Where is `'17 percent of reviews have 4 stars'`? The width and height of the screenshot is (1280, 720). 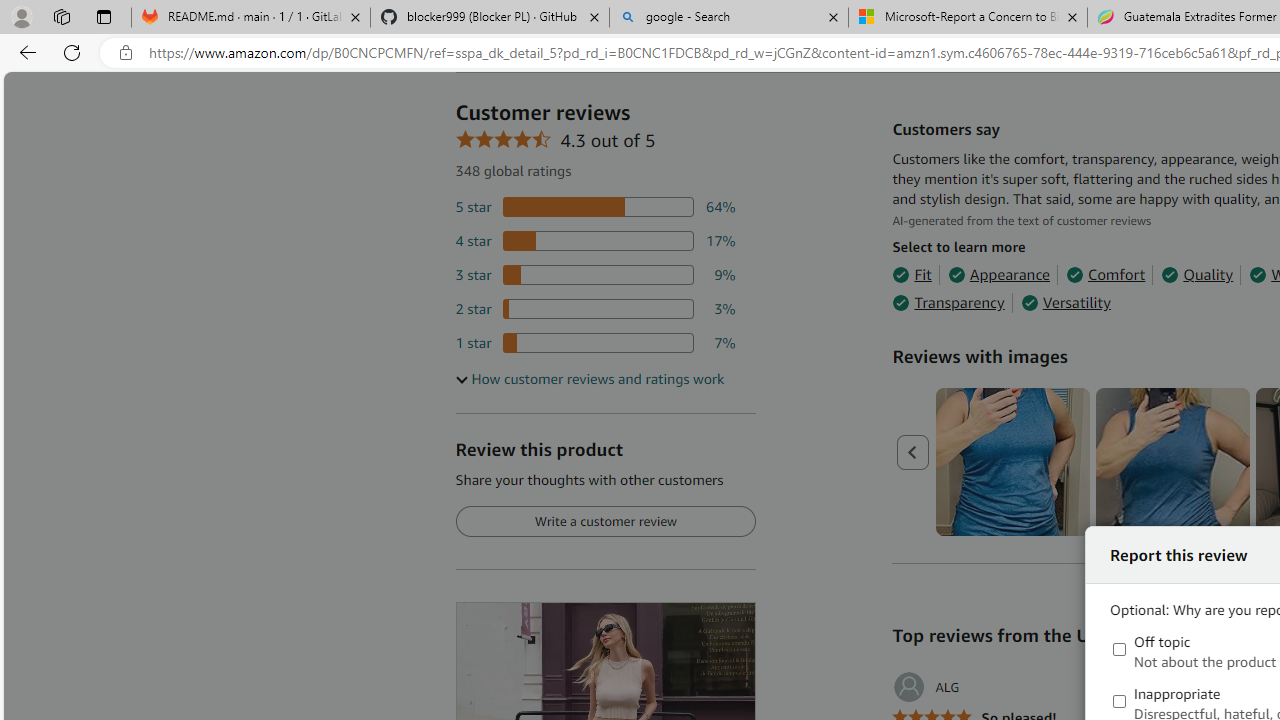
'17 percent of reviews have 4 stars' is located at coordinates (594, 240).